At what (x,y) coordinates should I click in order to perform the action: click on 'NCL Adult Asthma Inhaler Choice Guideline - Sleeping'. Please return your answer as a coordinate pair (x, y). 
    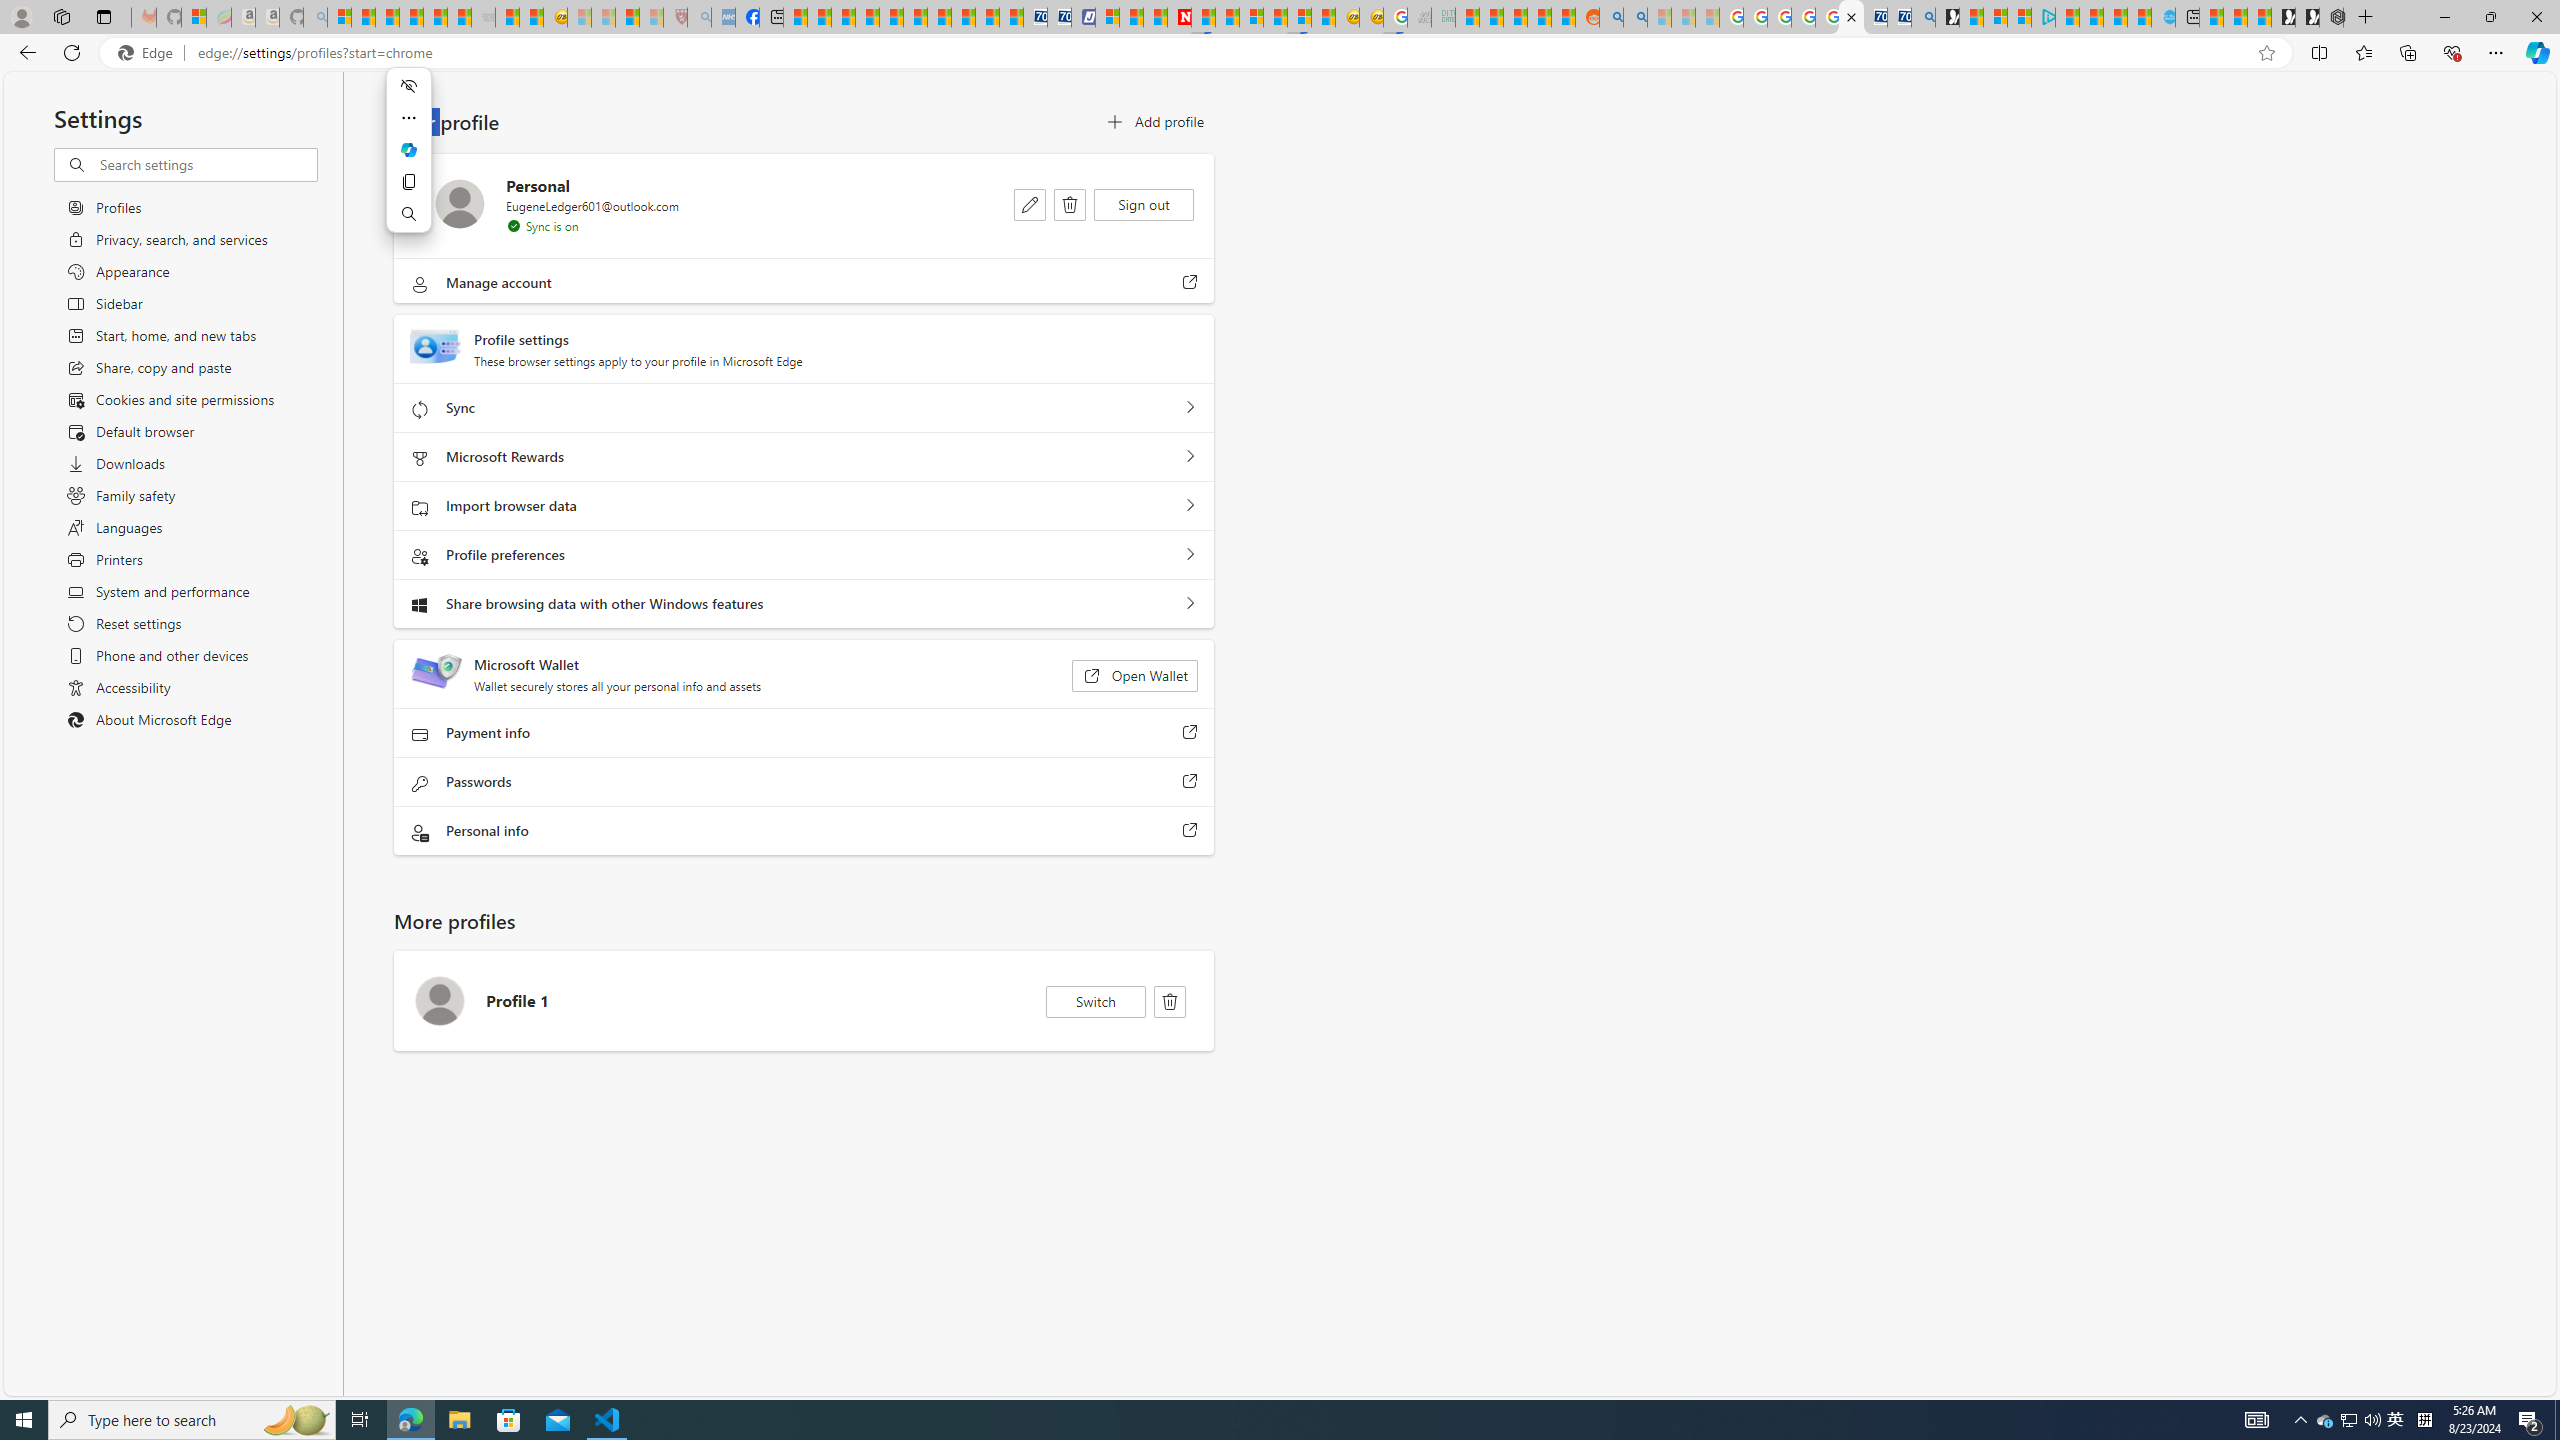
    Looking at the image, I should click on (723, 16).